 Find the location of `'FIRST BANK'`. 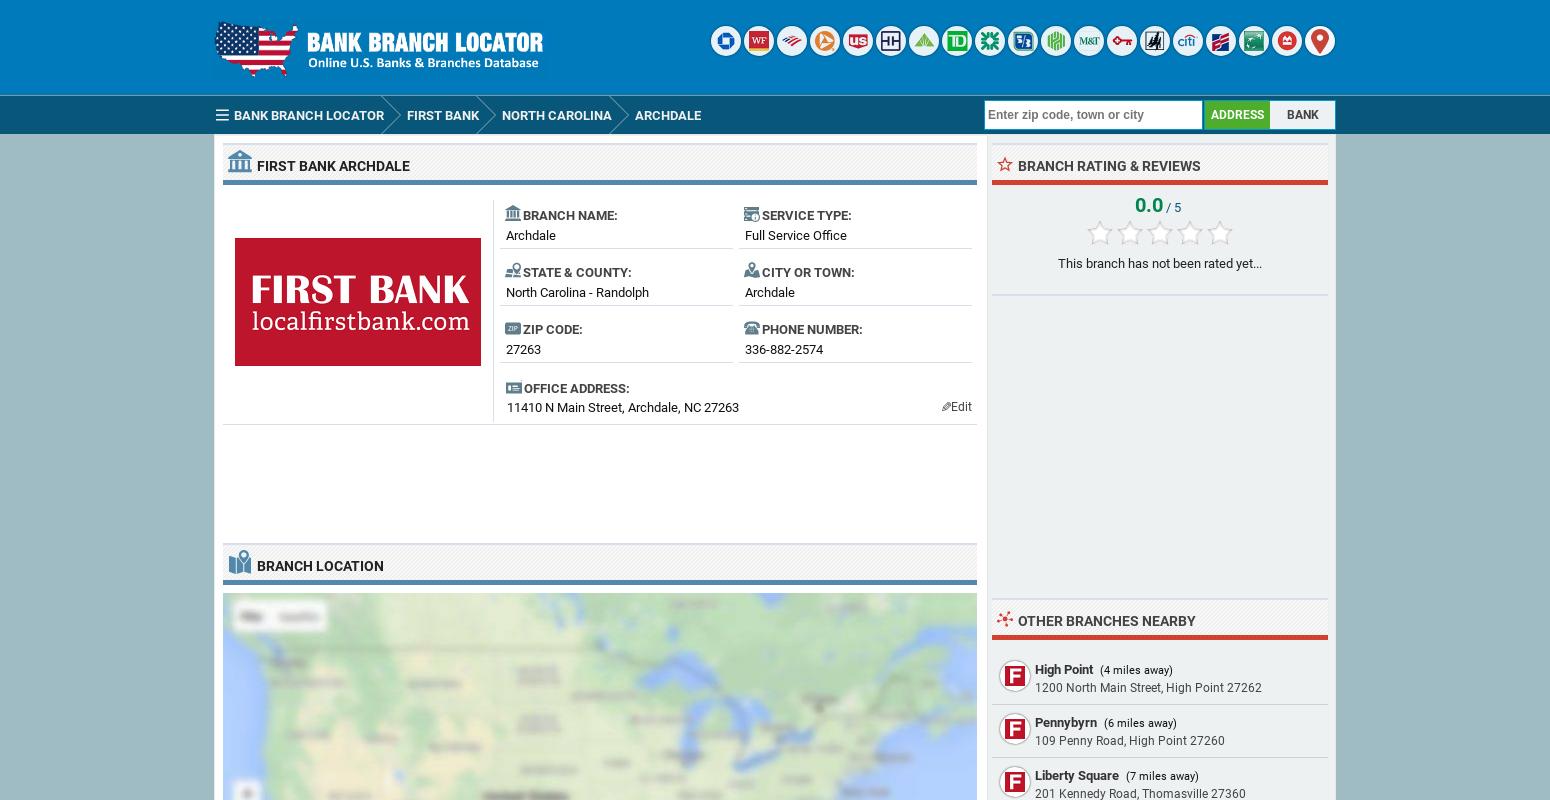

'FIRST BANK' is located at coordinates (298, 166).